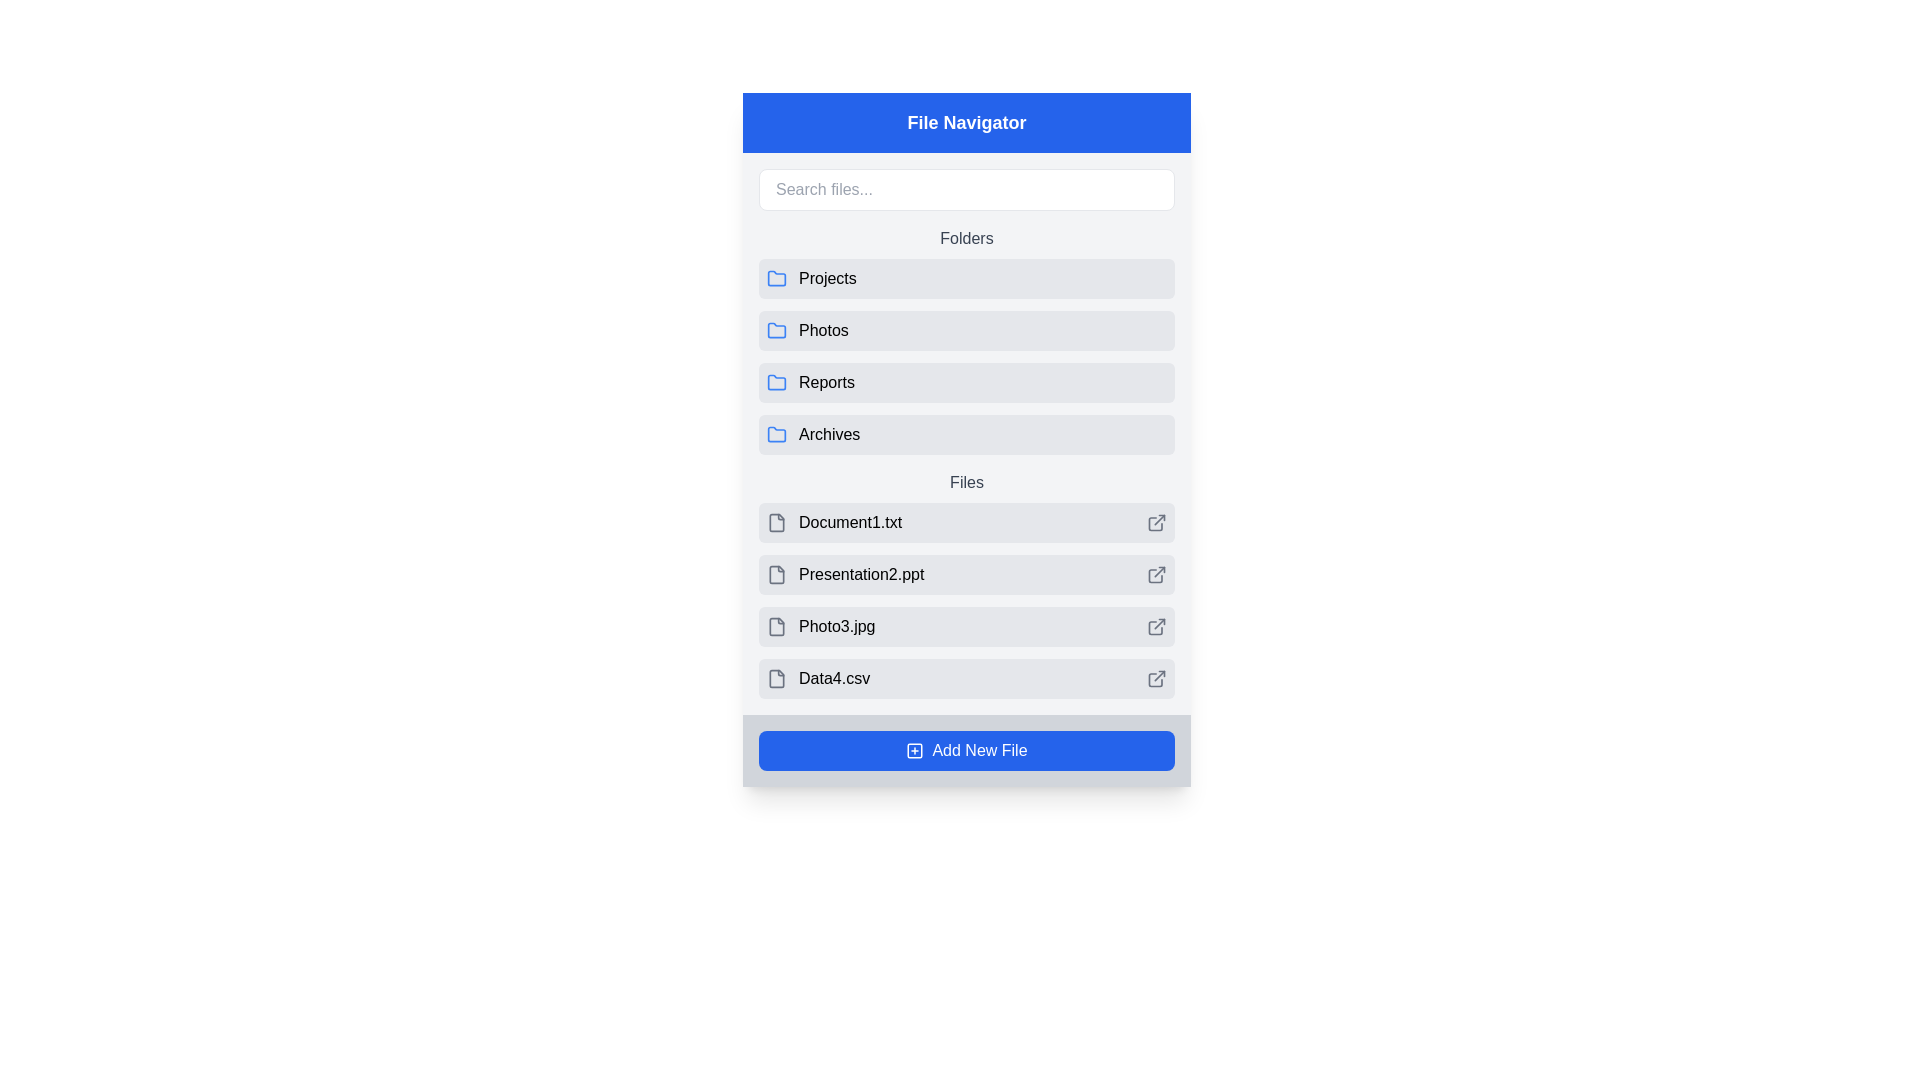 This screenshot has width=1920, height=1080. I want to click on the external link icon represented by a diagonal arrow pointing upwards and to the right, located on the far right of the 'Data4.csv' file entry in the 'Files' section, so click(1159, 675).